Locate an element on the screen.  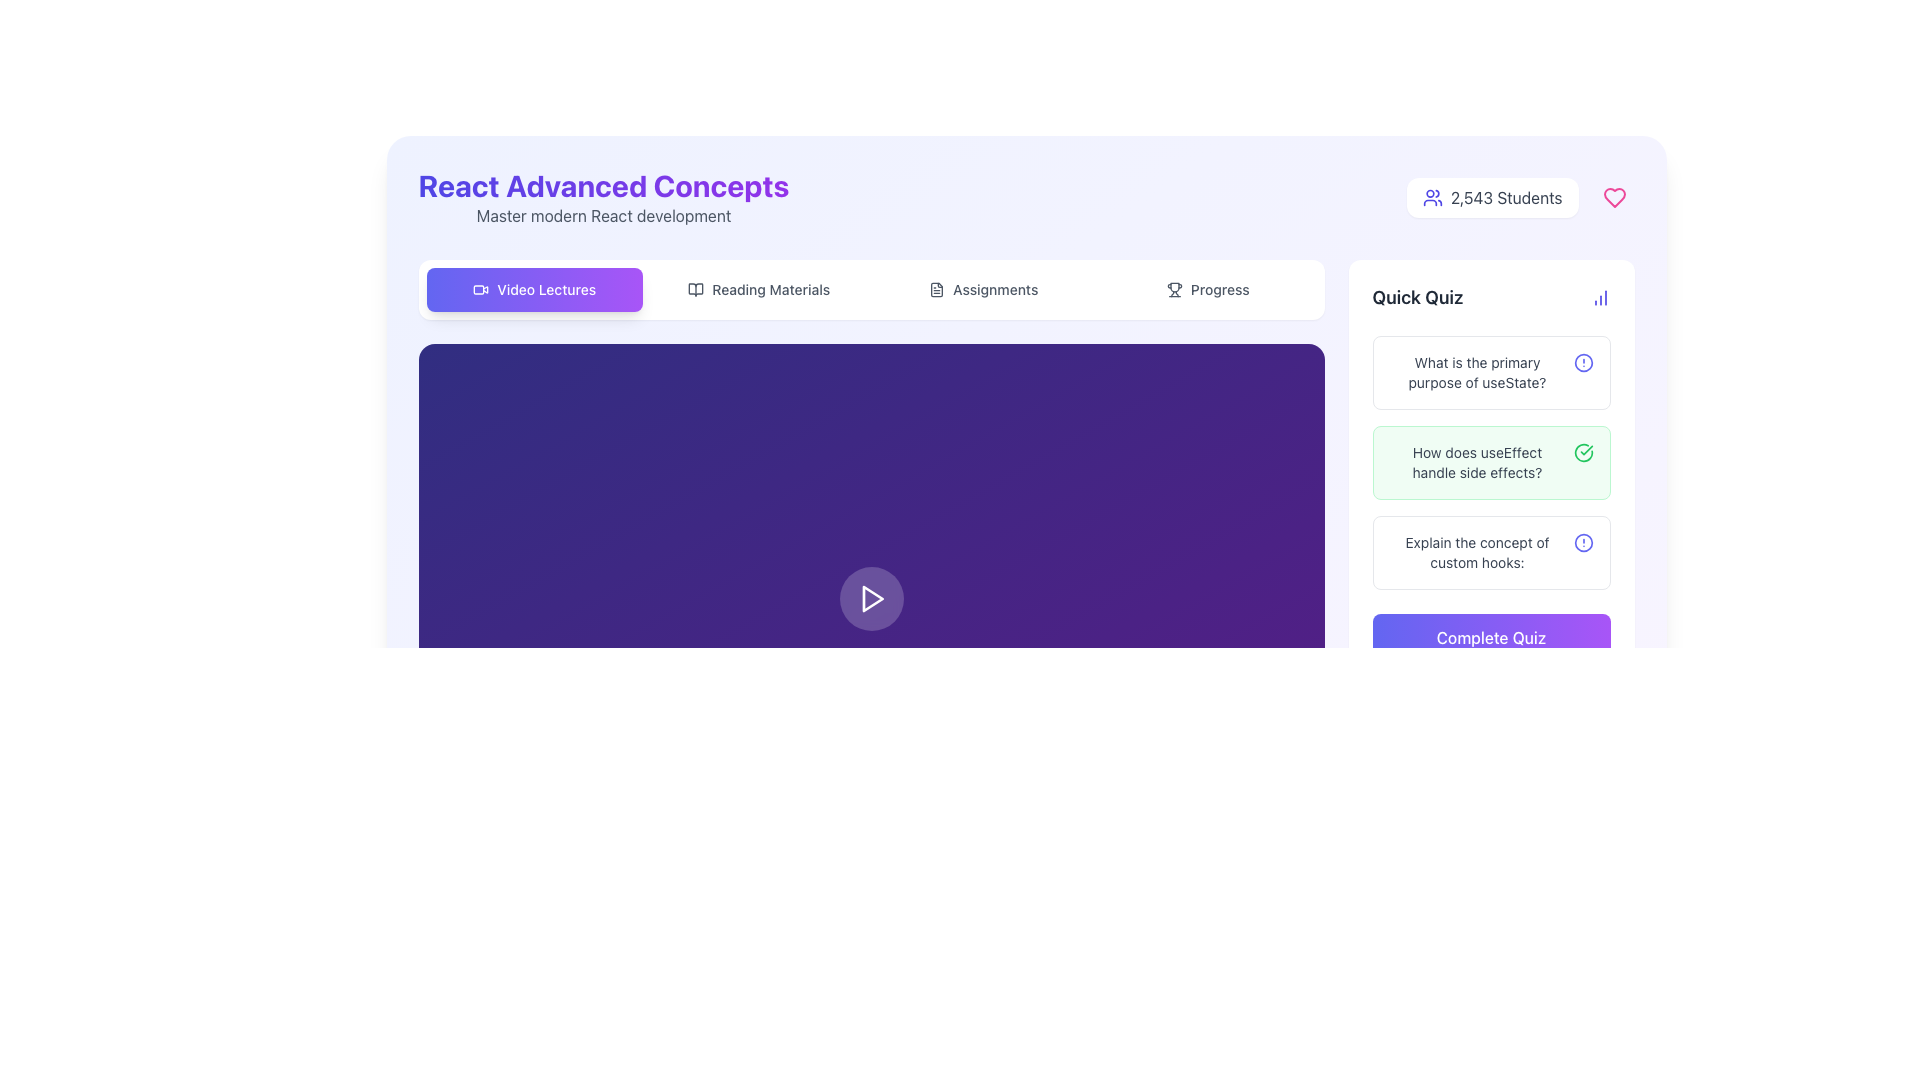
the triangular play button icon with a white outline and transparent interior, located centrally within a semi-transparent circular backdrop is located at coordinates (871, 597).